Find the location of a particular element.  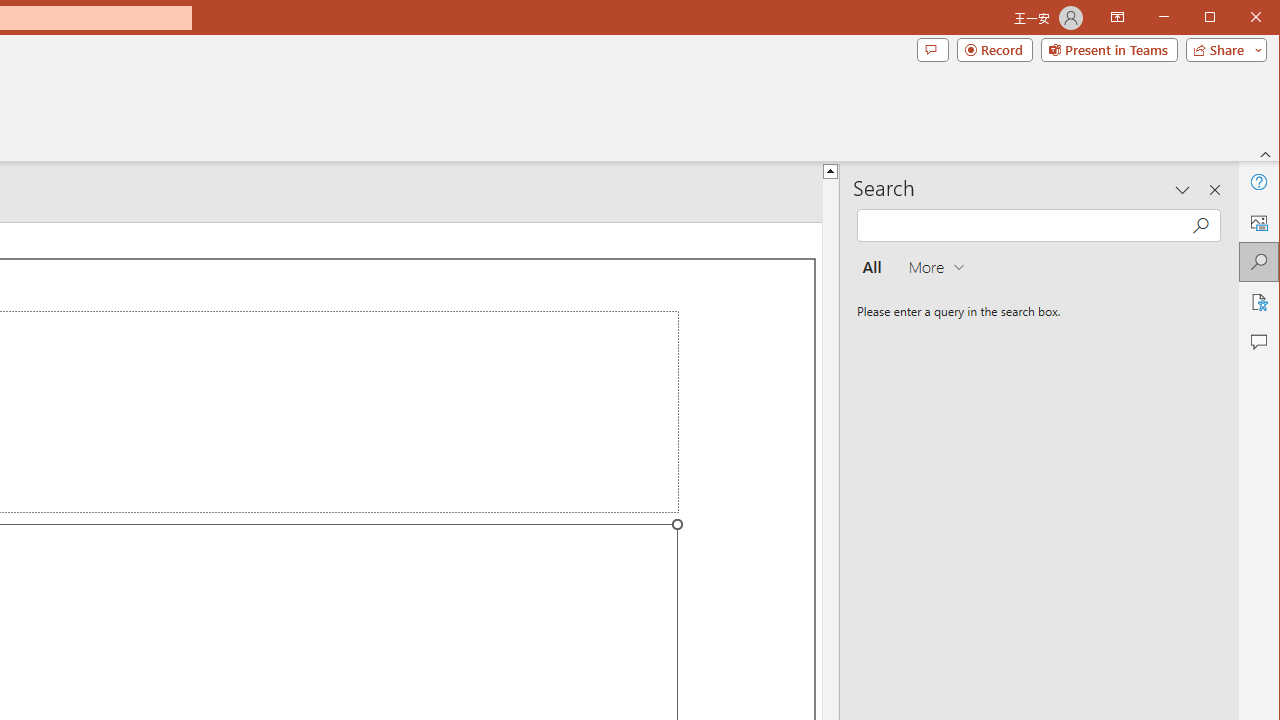

'Maximize' is located at coordinates (1238, 19).